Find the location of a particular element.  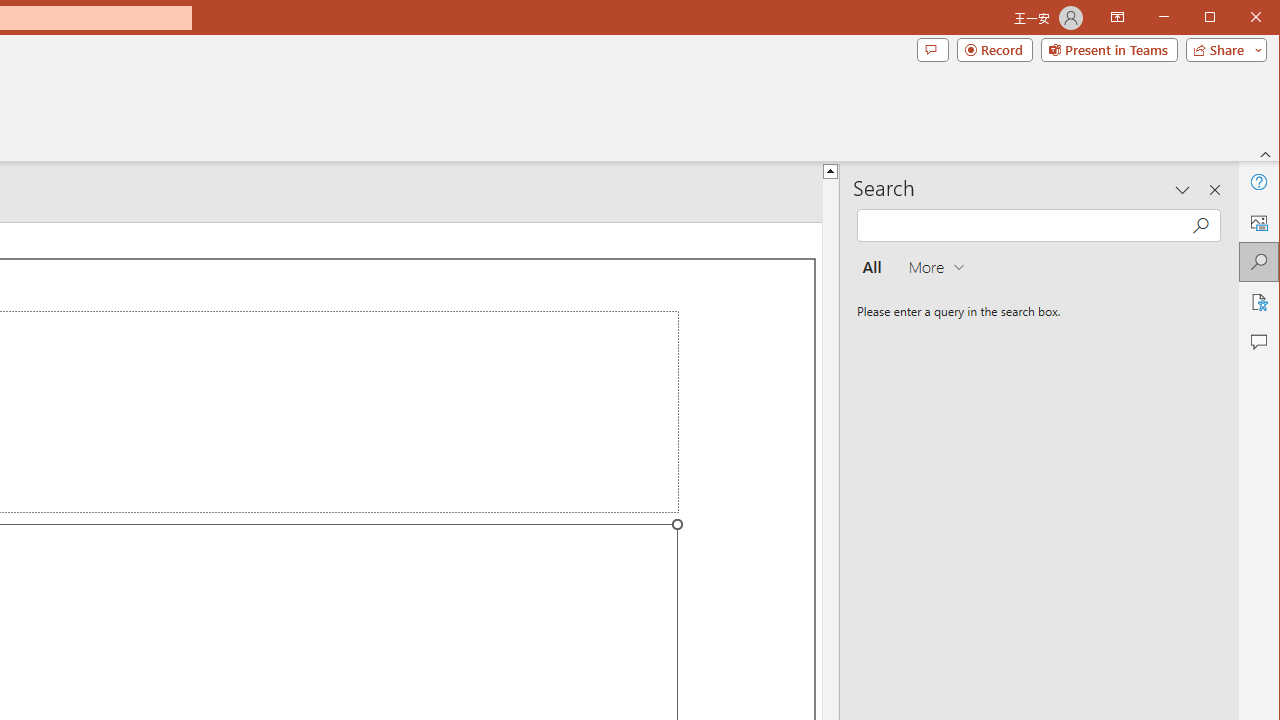

'Maximize' is located at coordinates (1238, 19).